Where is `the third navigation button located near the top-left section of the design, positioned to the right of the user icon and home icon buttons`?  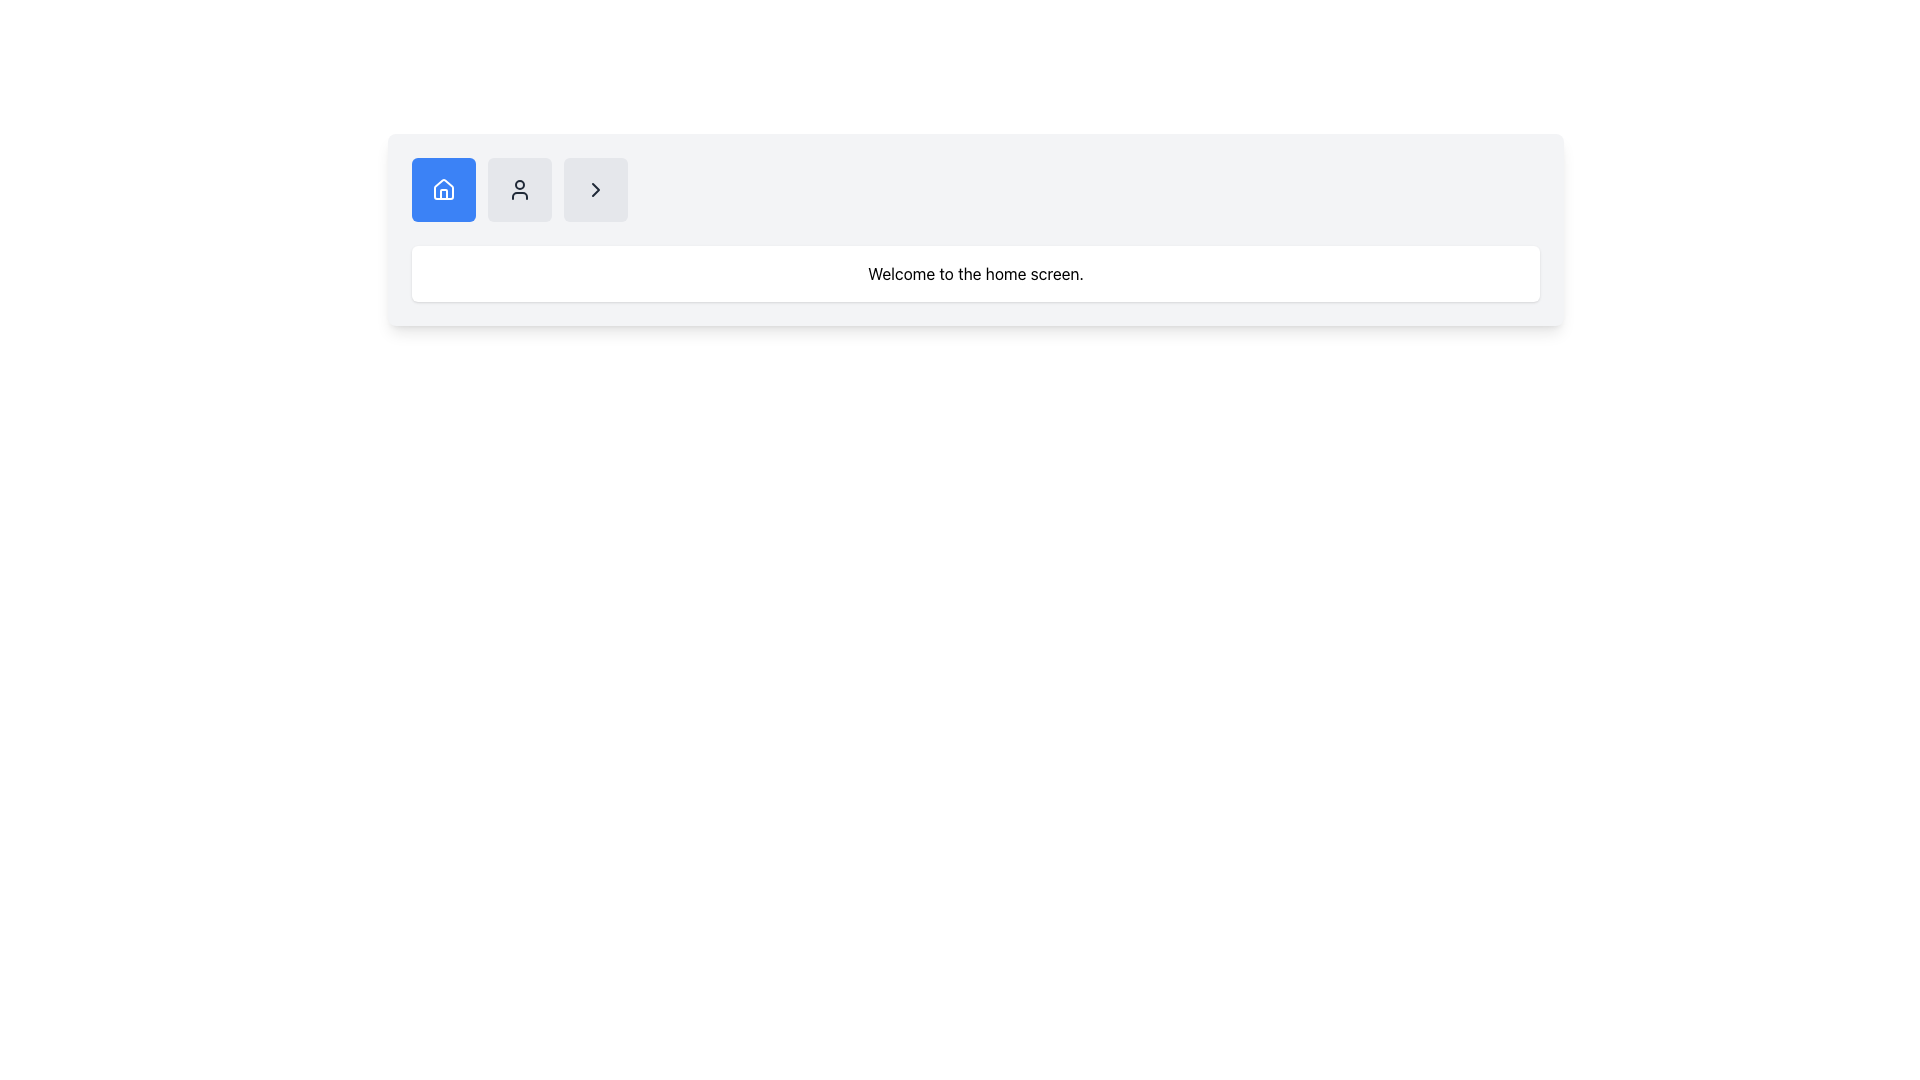
the third navigation button located near the top-left section of the design, positioned to the right of the user icon and home icon buttons is located at coordinates (594, 189).